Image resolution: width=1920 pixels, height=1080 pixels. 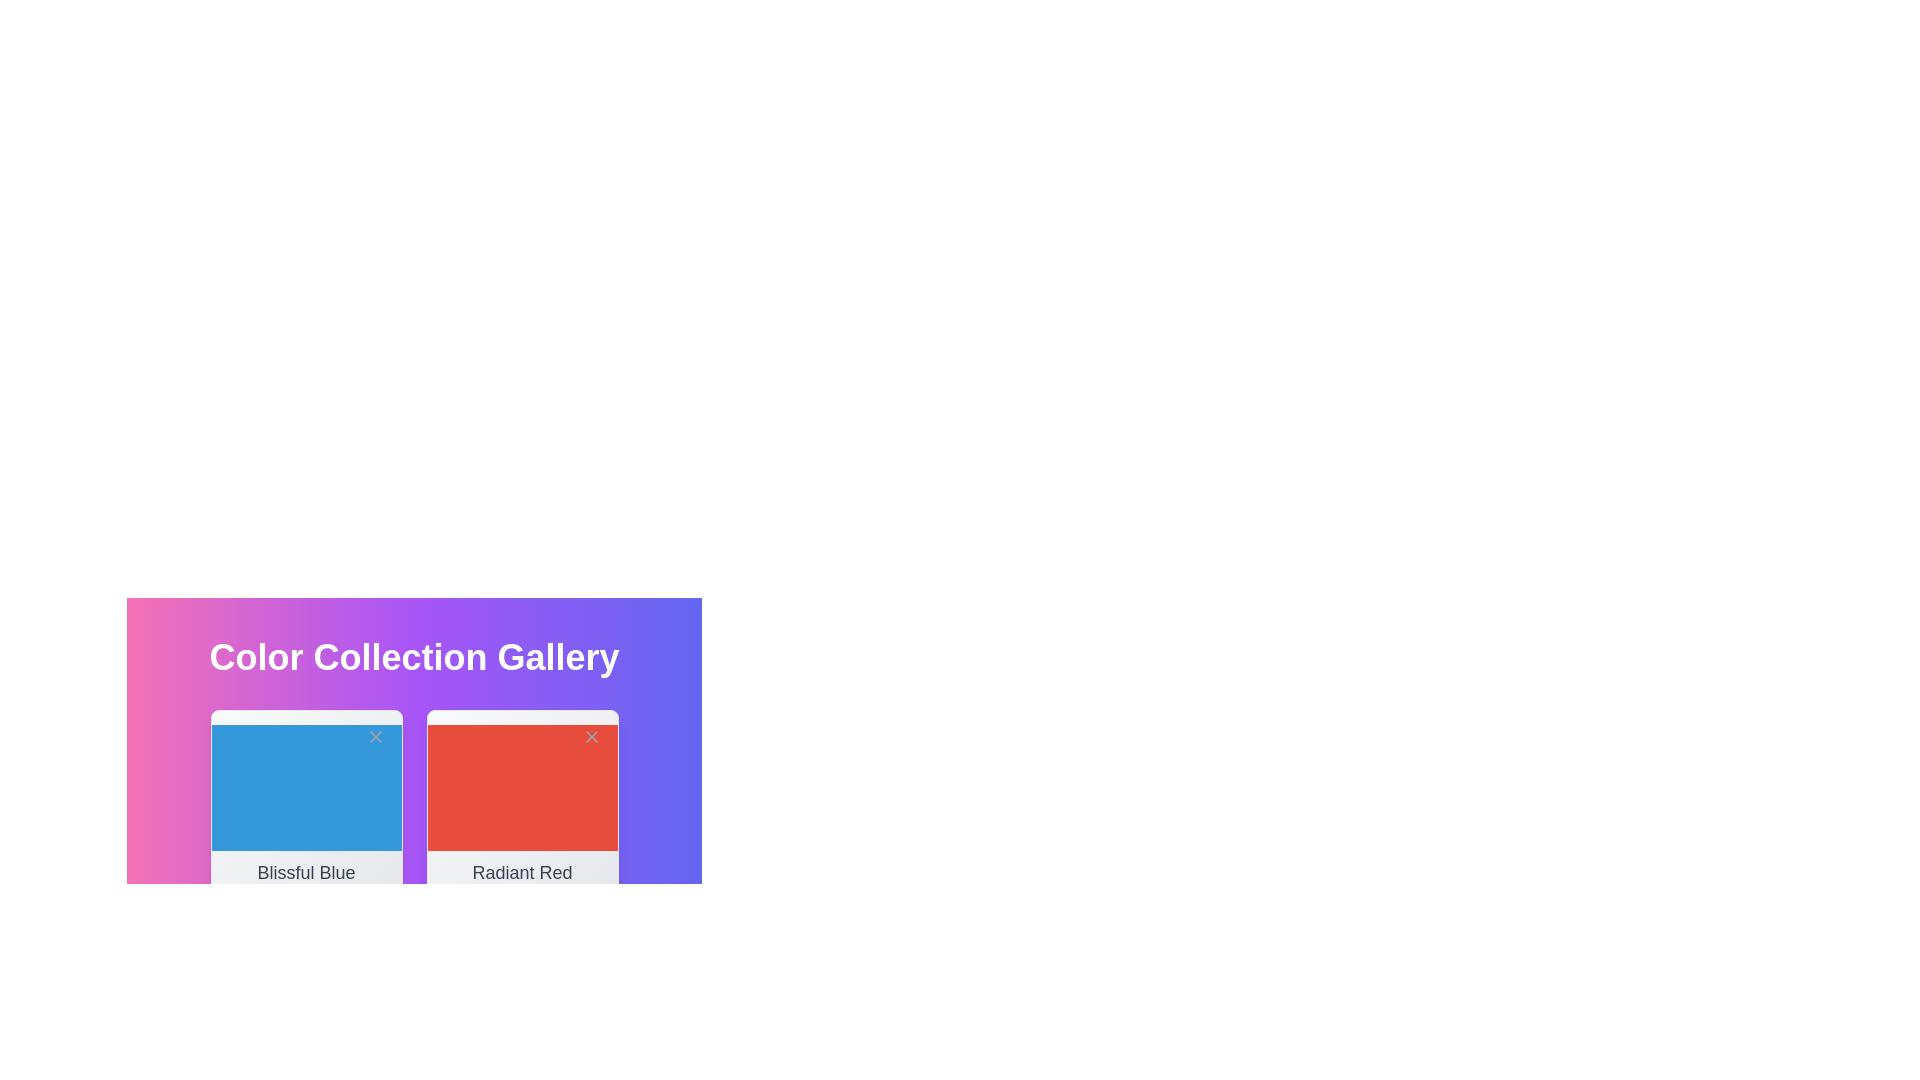 What do you see at coordinates (590, 736) in the screenshot?
I see `the 'X' icon in the top-right corner of the 'Radiant Red' card button` at bounding box center [590, 736].